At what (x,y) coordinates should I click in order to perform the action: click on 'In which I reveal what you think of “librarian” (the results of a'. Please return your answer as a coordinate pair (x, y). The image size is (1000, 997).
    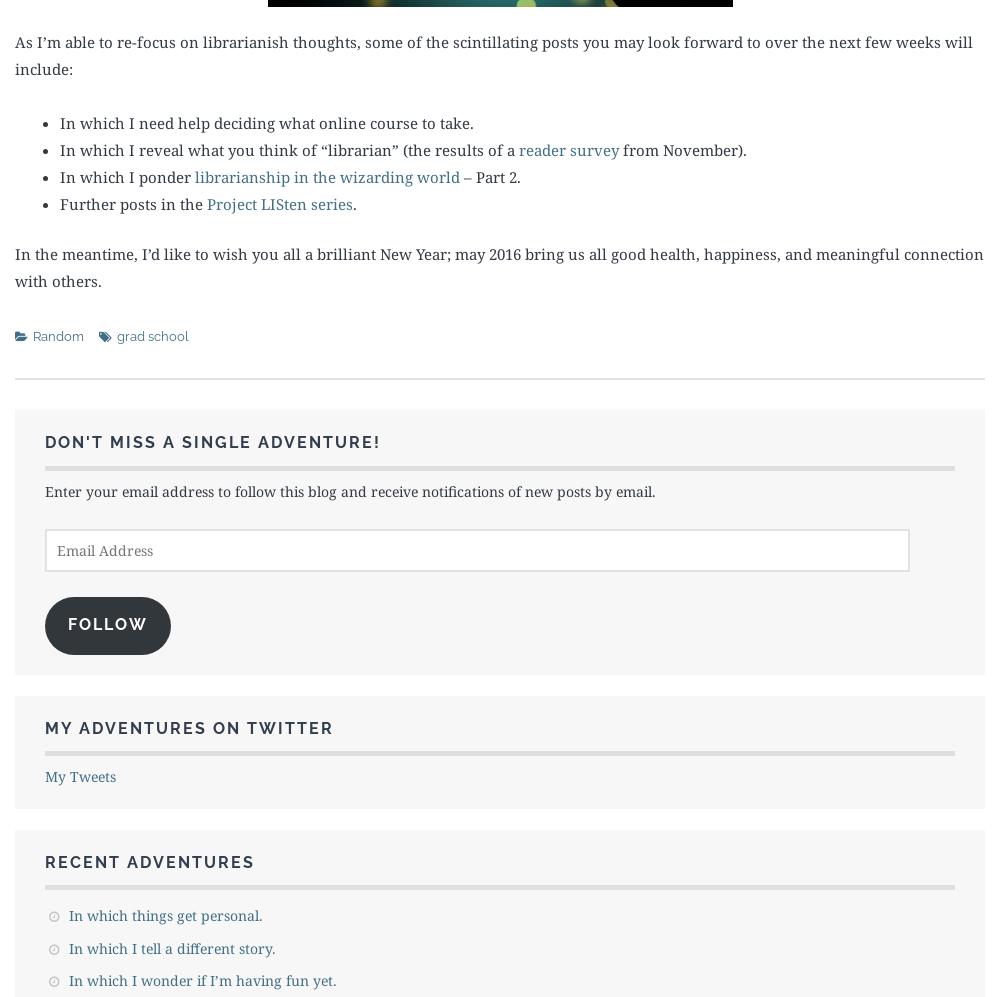
    Looking at the image, I should click on (289, 149).